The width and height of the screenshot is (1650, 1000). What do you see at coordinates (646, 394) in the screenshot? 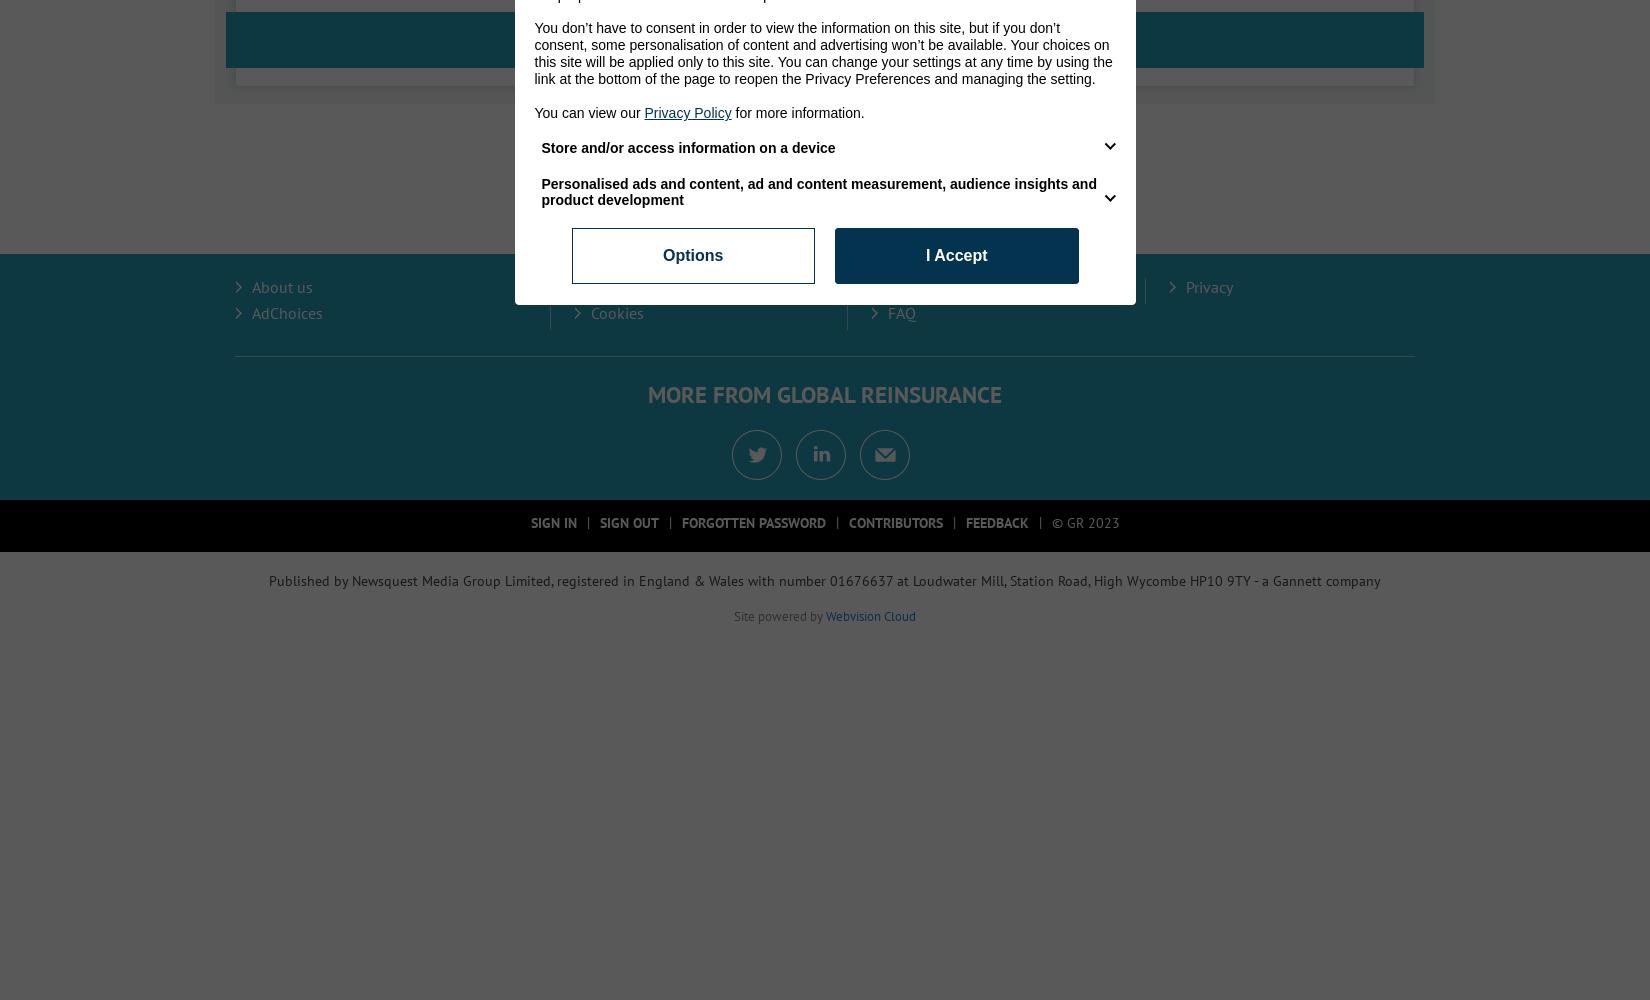
I see `'More from Global Reinsurance'` at bounding box center [646, 394].